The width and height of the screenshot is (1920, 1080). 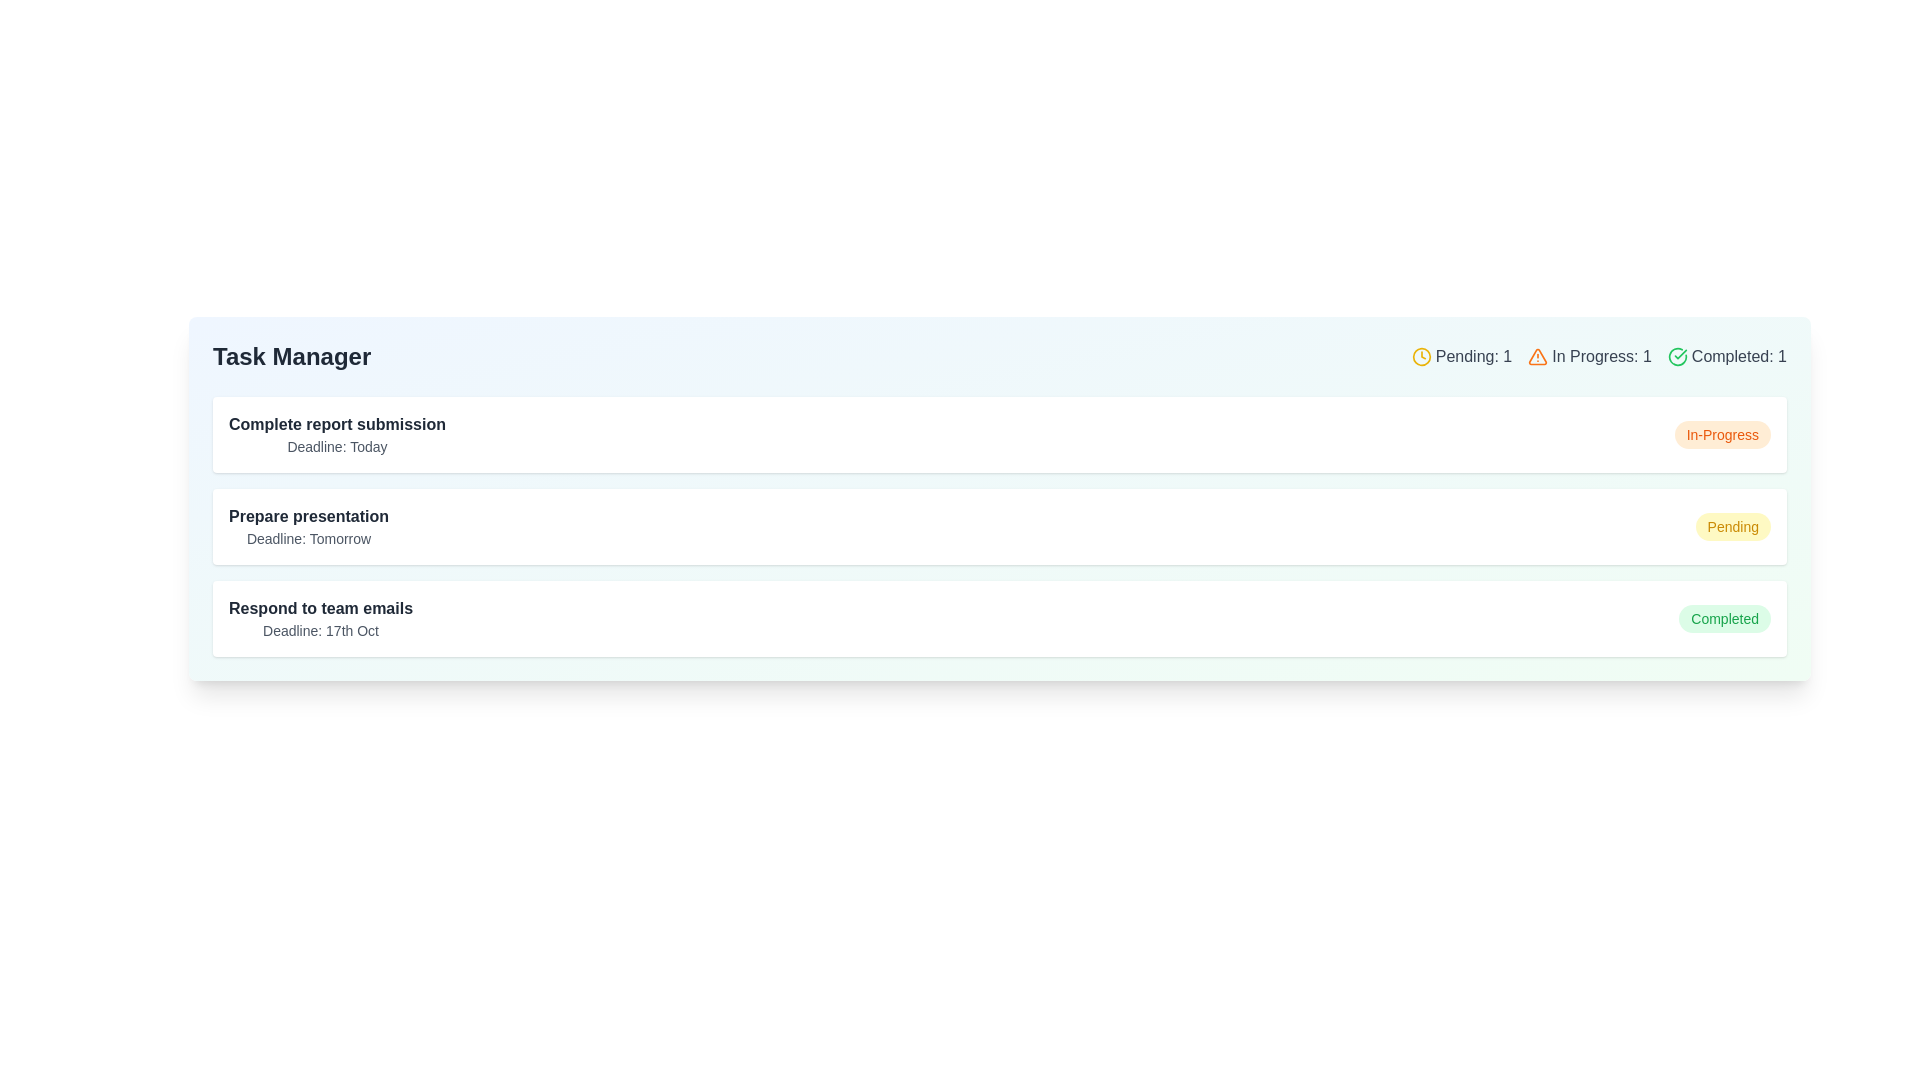 I want to click on the text content element in the second task card of the Task Manager interface, which displays 'Prepare presentation' and 'Deadline: Tomorrow', so click(x=308, y=526).